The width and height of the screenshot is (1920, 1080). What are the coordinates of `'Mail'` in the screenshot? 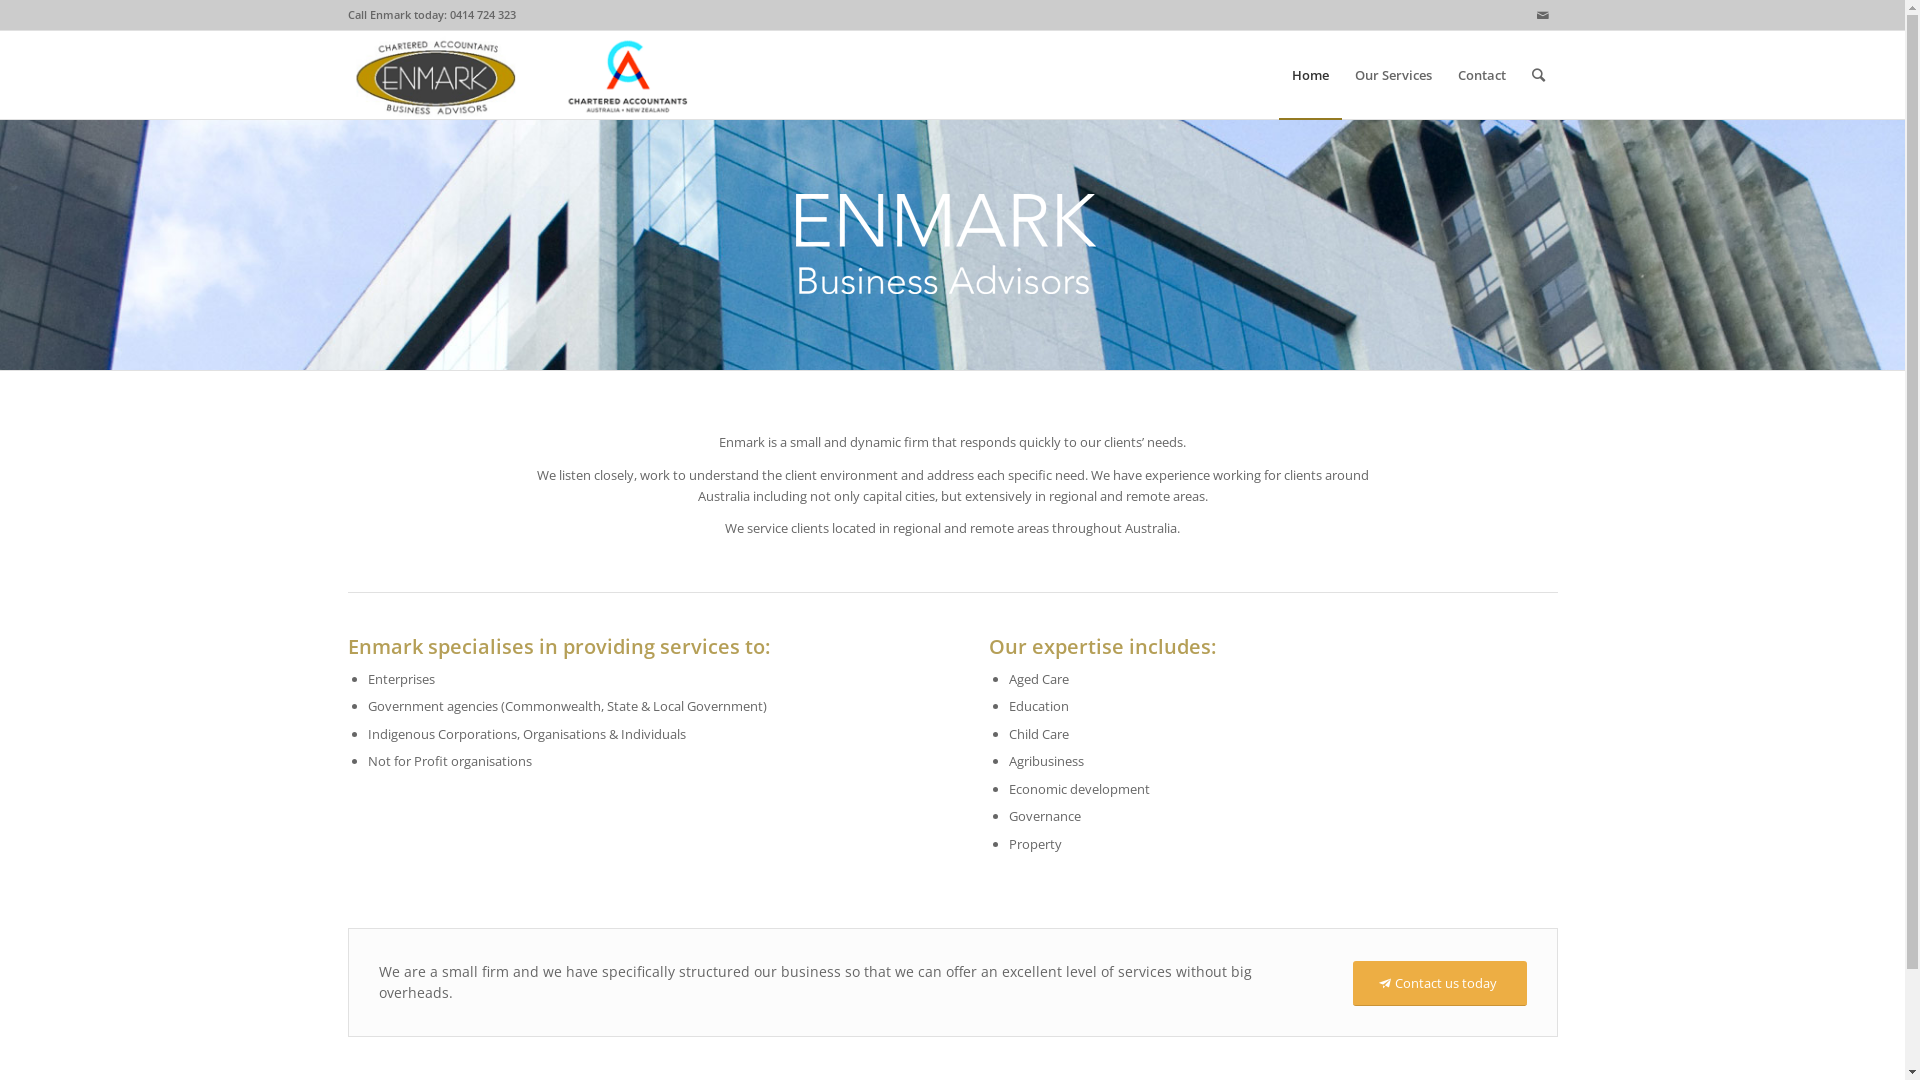 It's located at (1526, 15).